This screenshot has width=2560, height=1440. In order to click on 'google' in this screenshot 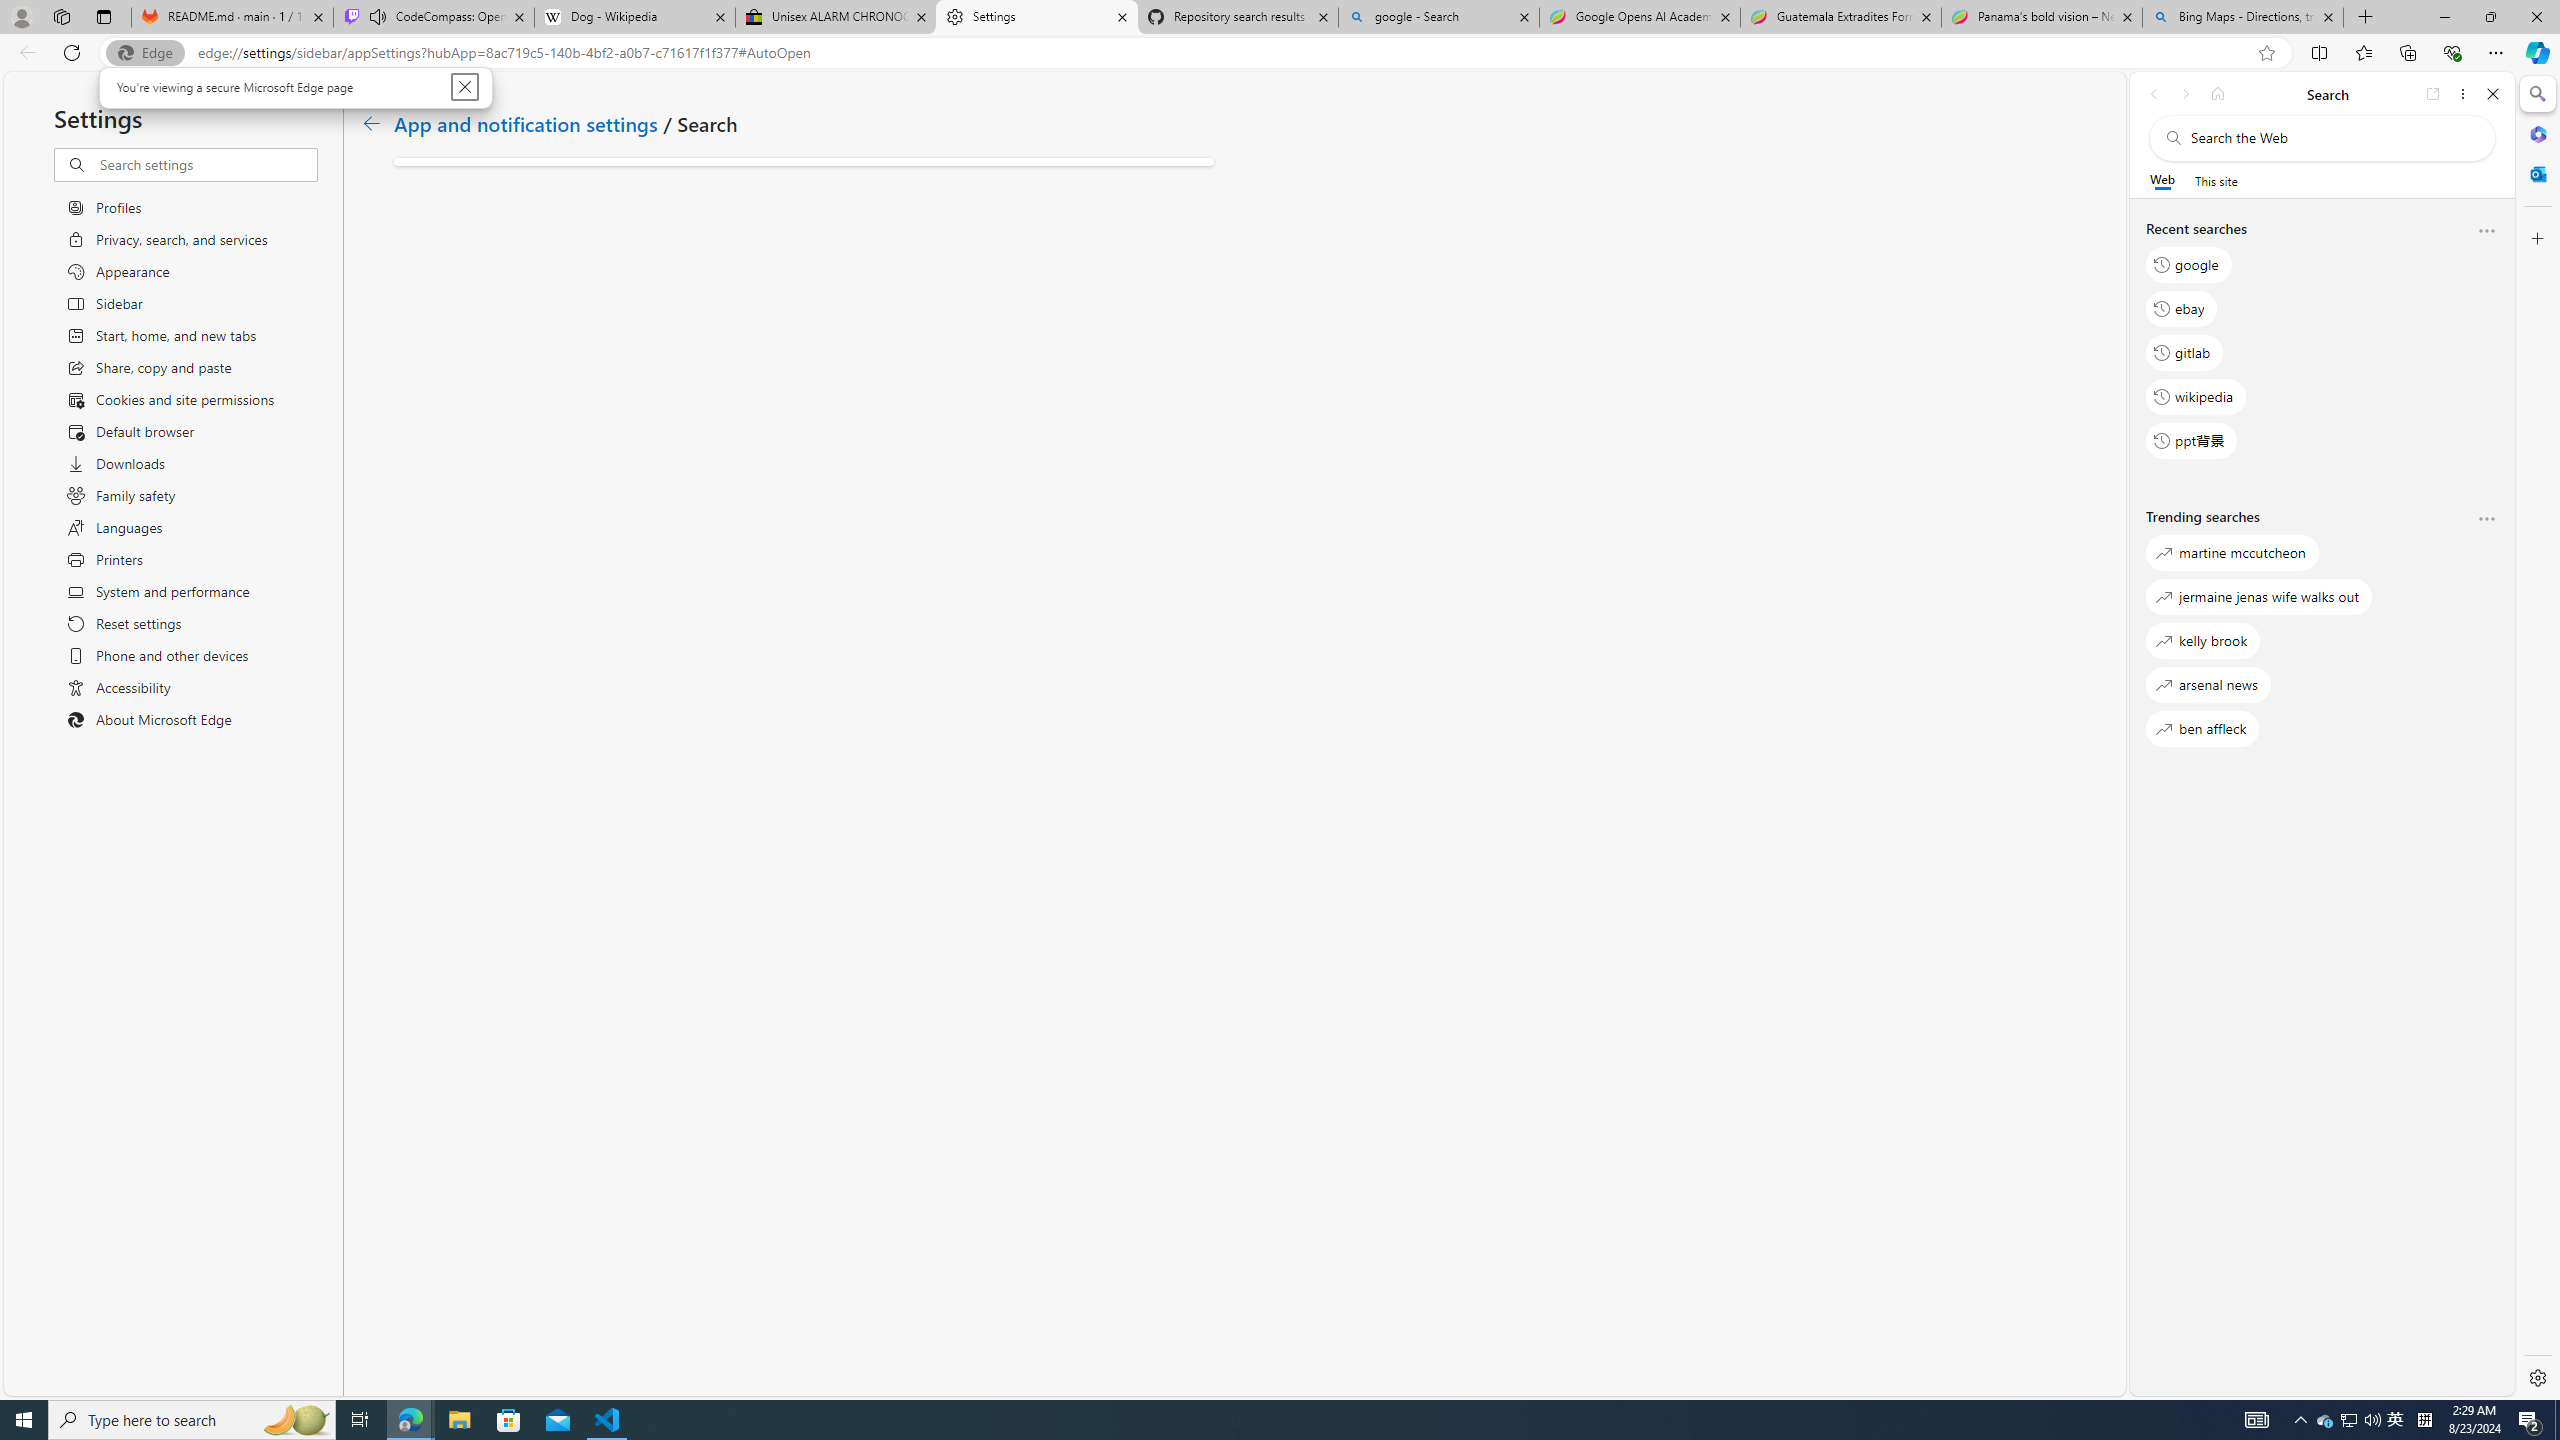, I will do `click(2188, 264)`.